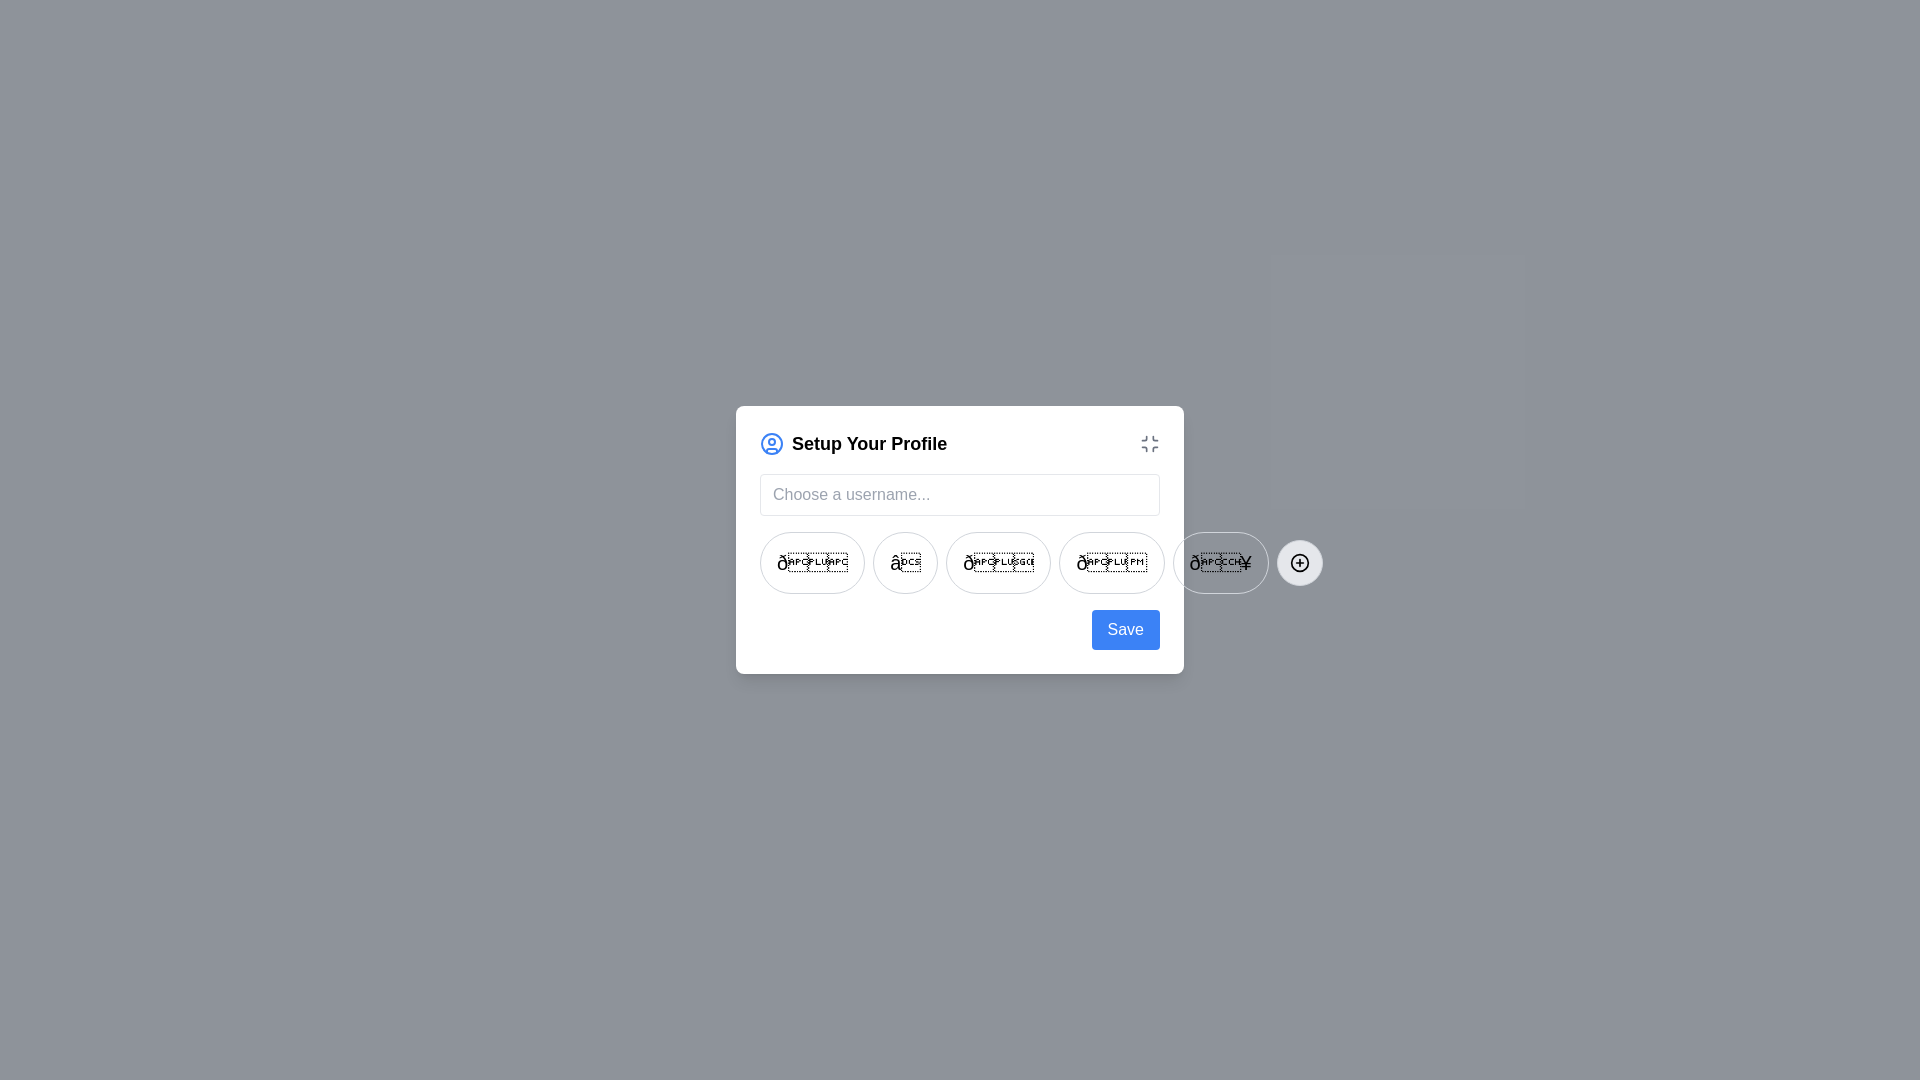  Describe the element at coordinates (771, 442) in the screenshot. I see `the user profile icon located in the header of the 'Setup Your Profile' dialog box` at that location.